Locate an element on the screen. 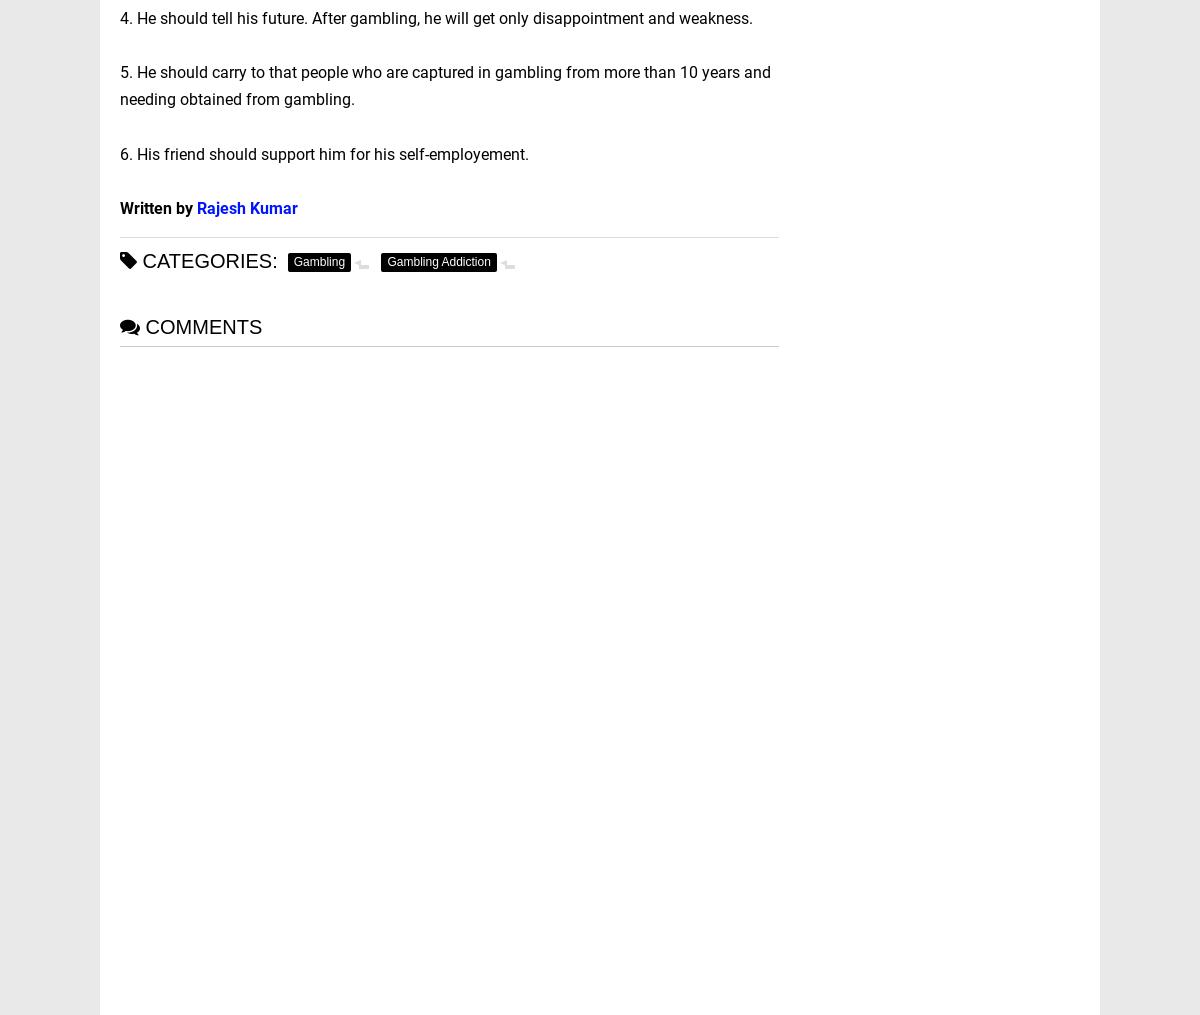 The width and height of the screenshot is (1200, 1015). 'Business Education' is located at coordinates (920, 292).